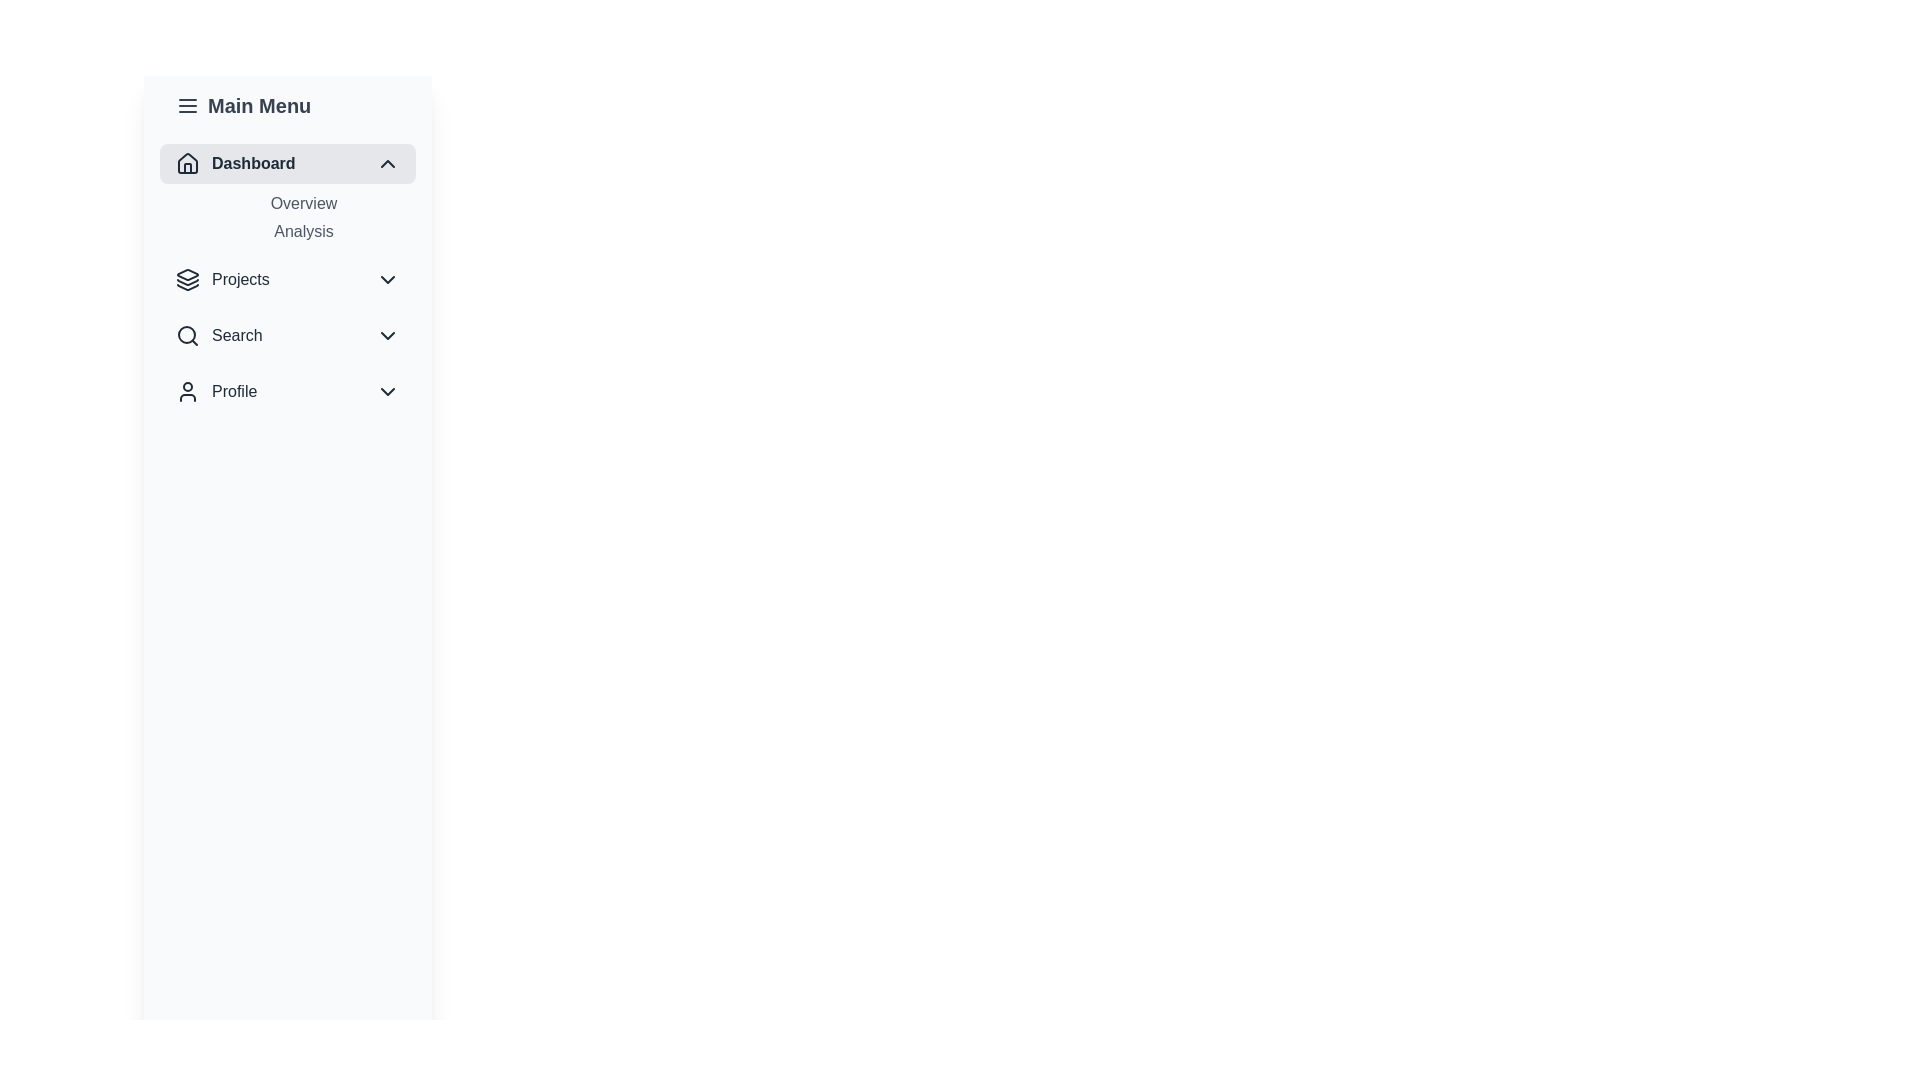 The height and width of the screenshot is (1080, 1920). Describe the element at coordinates (187, 280) in the screenshot. I see `the 'Projects' icon located to the left of the 'Projects' text in the menu under the 'Dashboard' section` at that location.